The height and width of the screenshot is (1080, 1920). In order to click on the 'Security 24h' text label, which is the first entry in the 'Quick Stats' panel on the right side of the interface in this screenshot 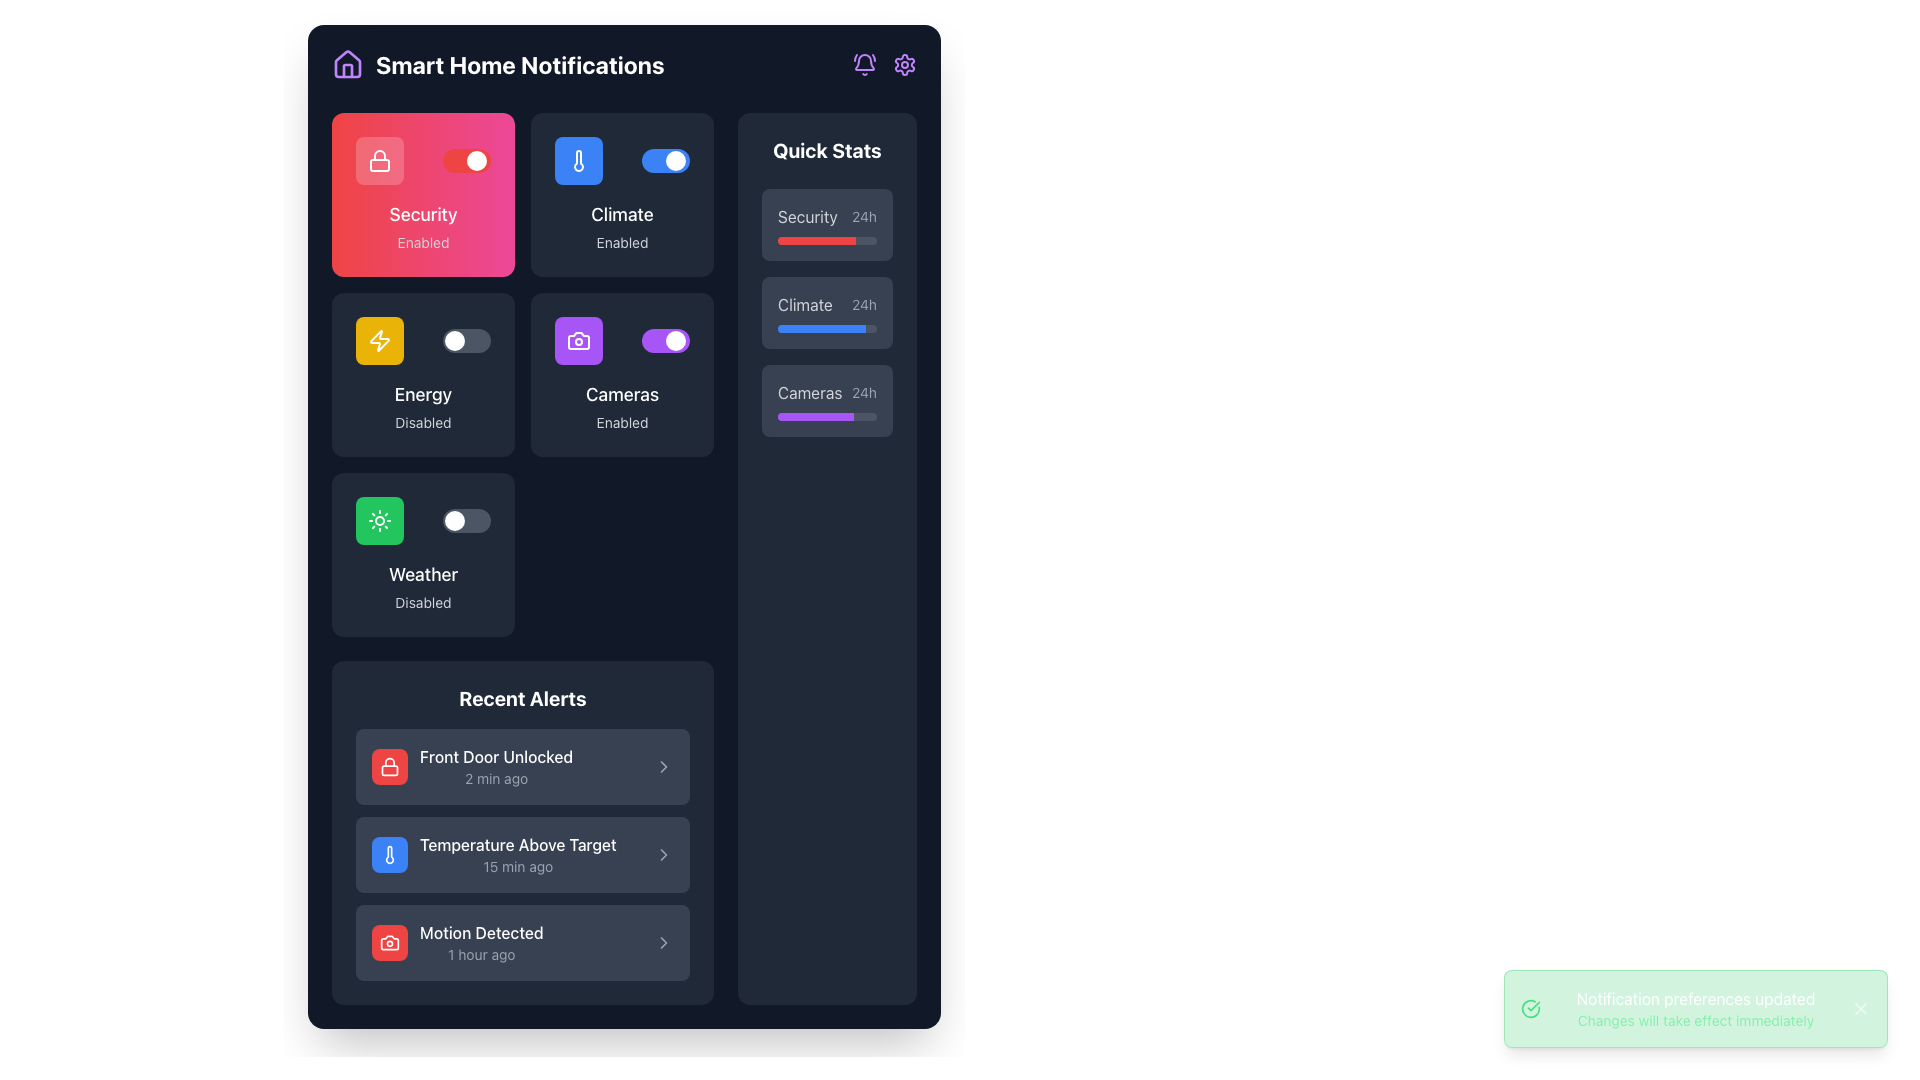, I will do `click(827, 216)`.